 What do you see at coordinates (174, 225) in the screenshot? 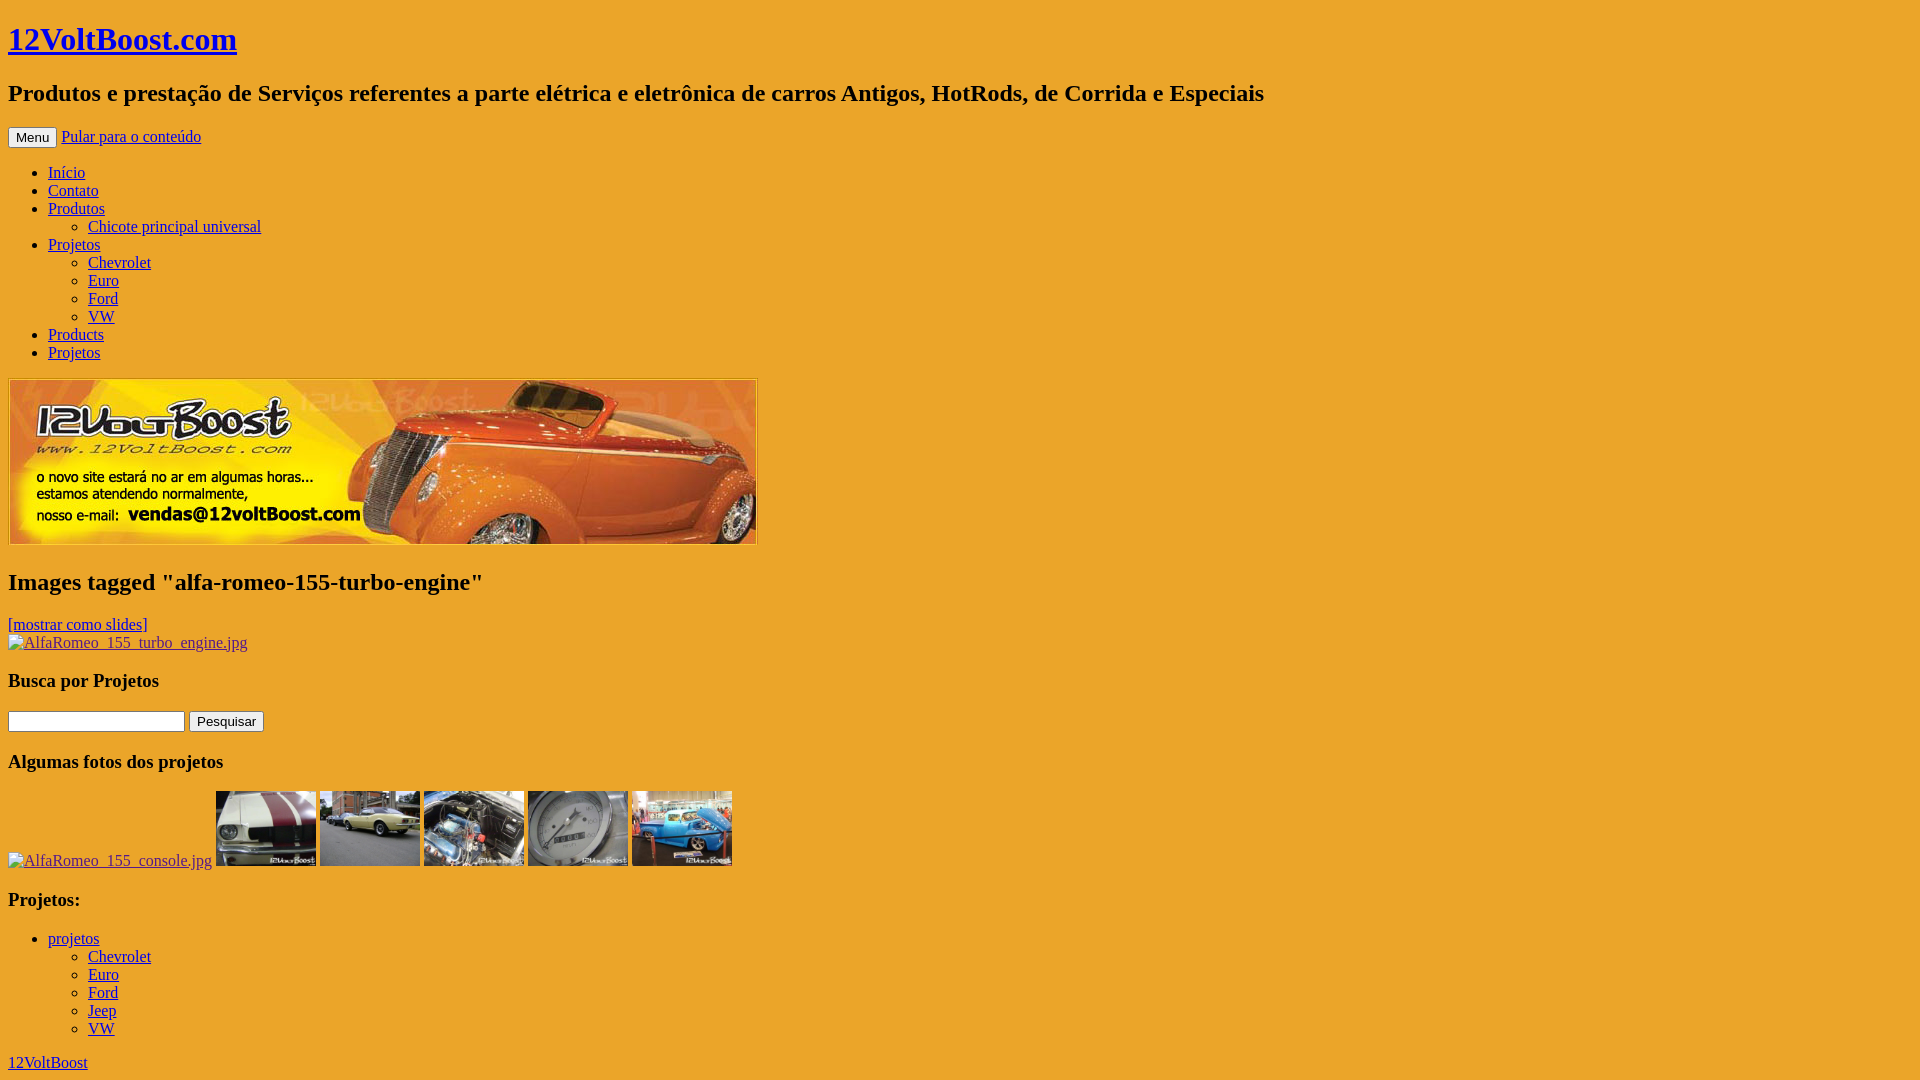
I see `'Chicote principal universal'` at bounding box center [174, 225].